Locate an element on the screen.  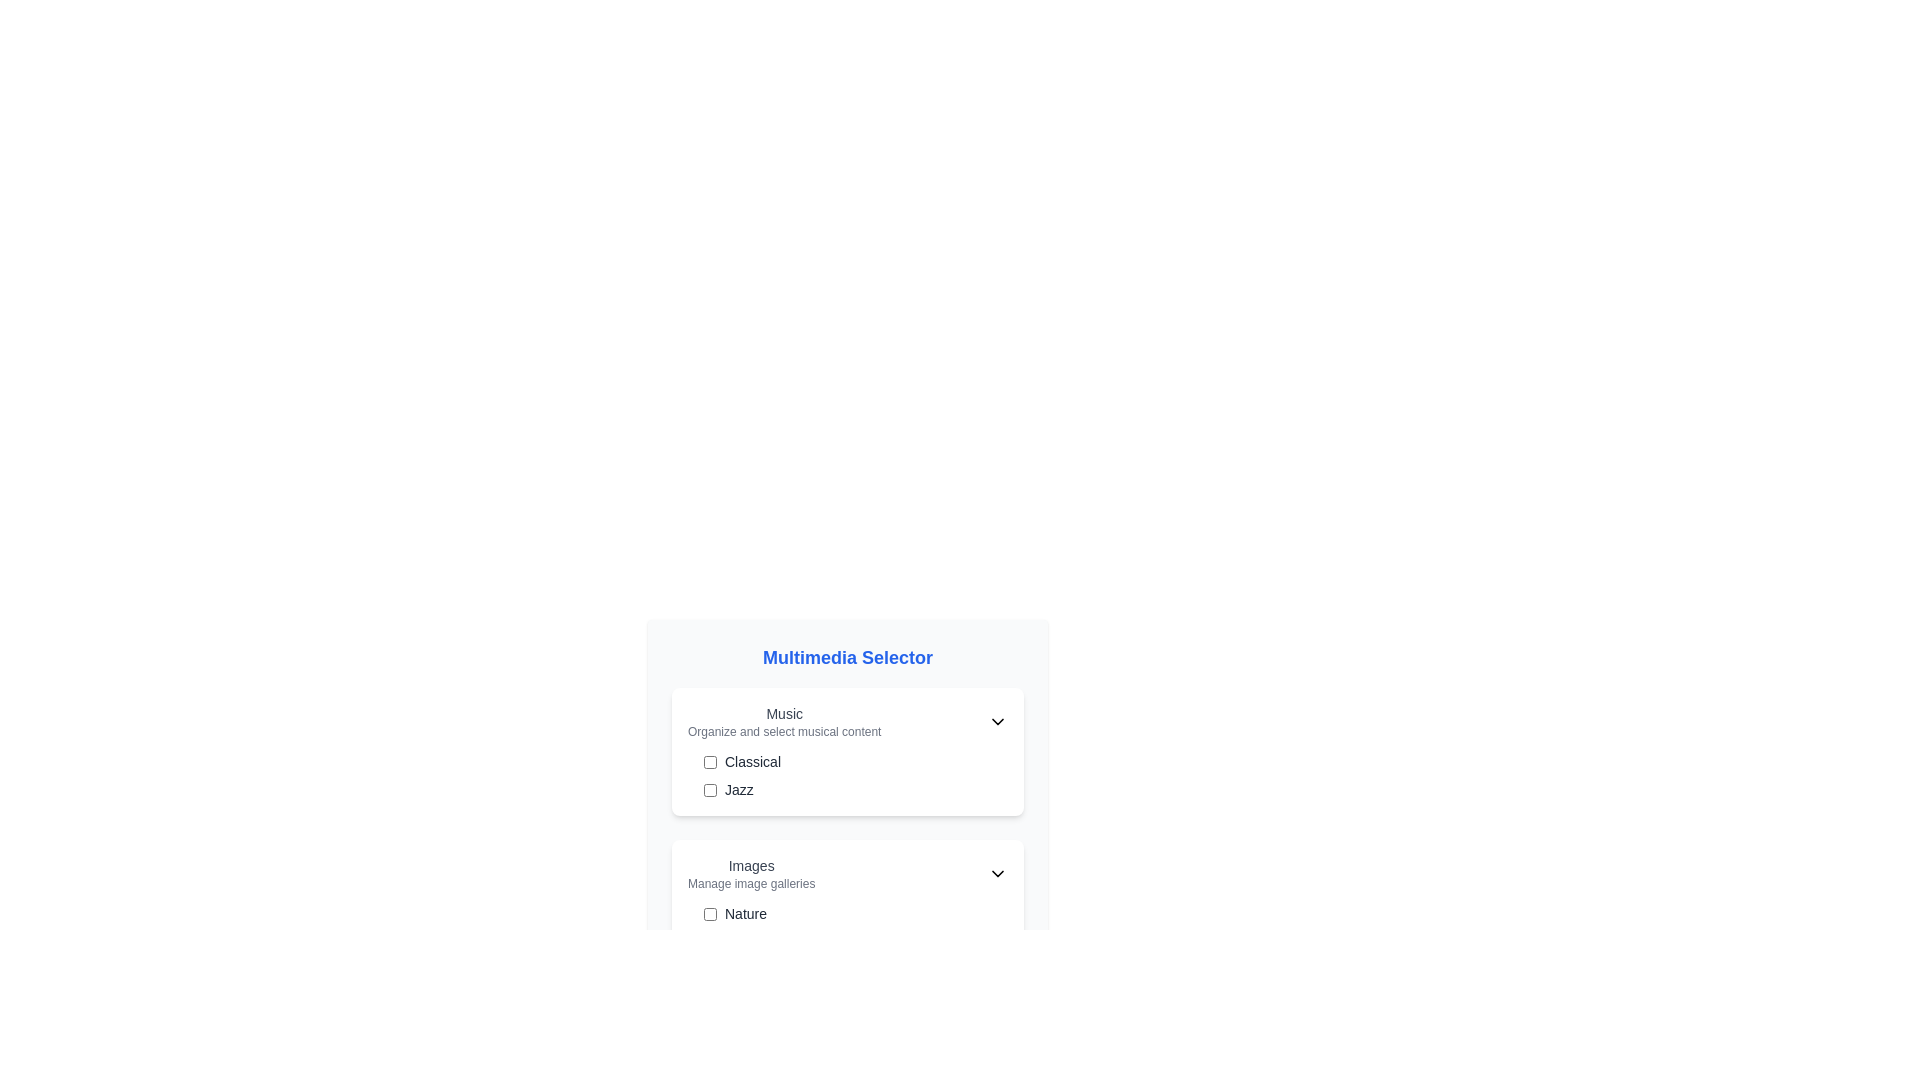
the checkbox for the 'Nature' image gallery located at the leftmost side of the 'Nature' list item in the 'Images' section of the 'Multimedia Selector' interface to potentially reveal a tooltip or visual effect is located at coordinates (710, 914).